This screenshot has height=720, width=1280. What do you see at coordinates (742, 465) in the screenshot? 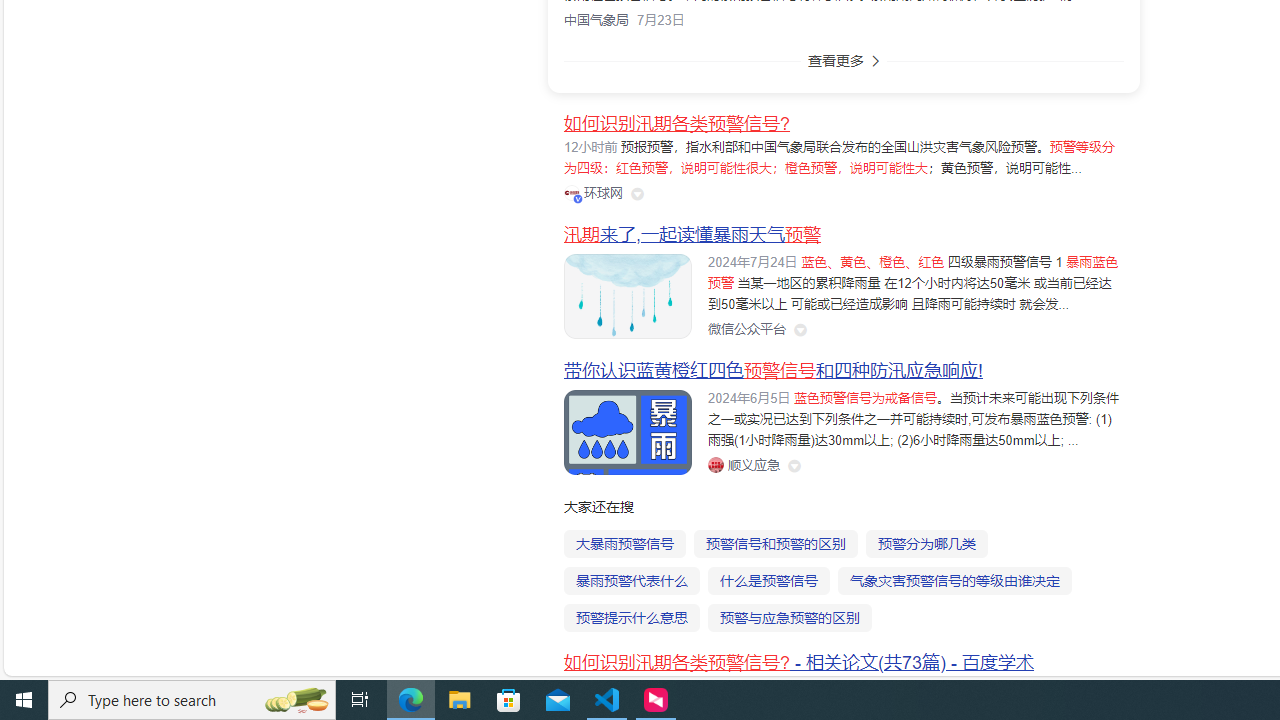
I see `'Class: siteLink_9TPP3'` at bounding box center [742, 465].